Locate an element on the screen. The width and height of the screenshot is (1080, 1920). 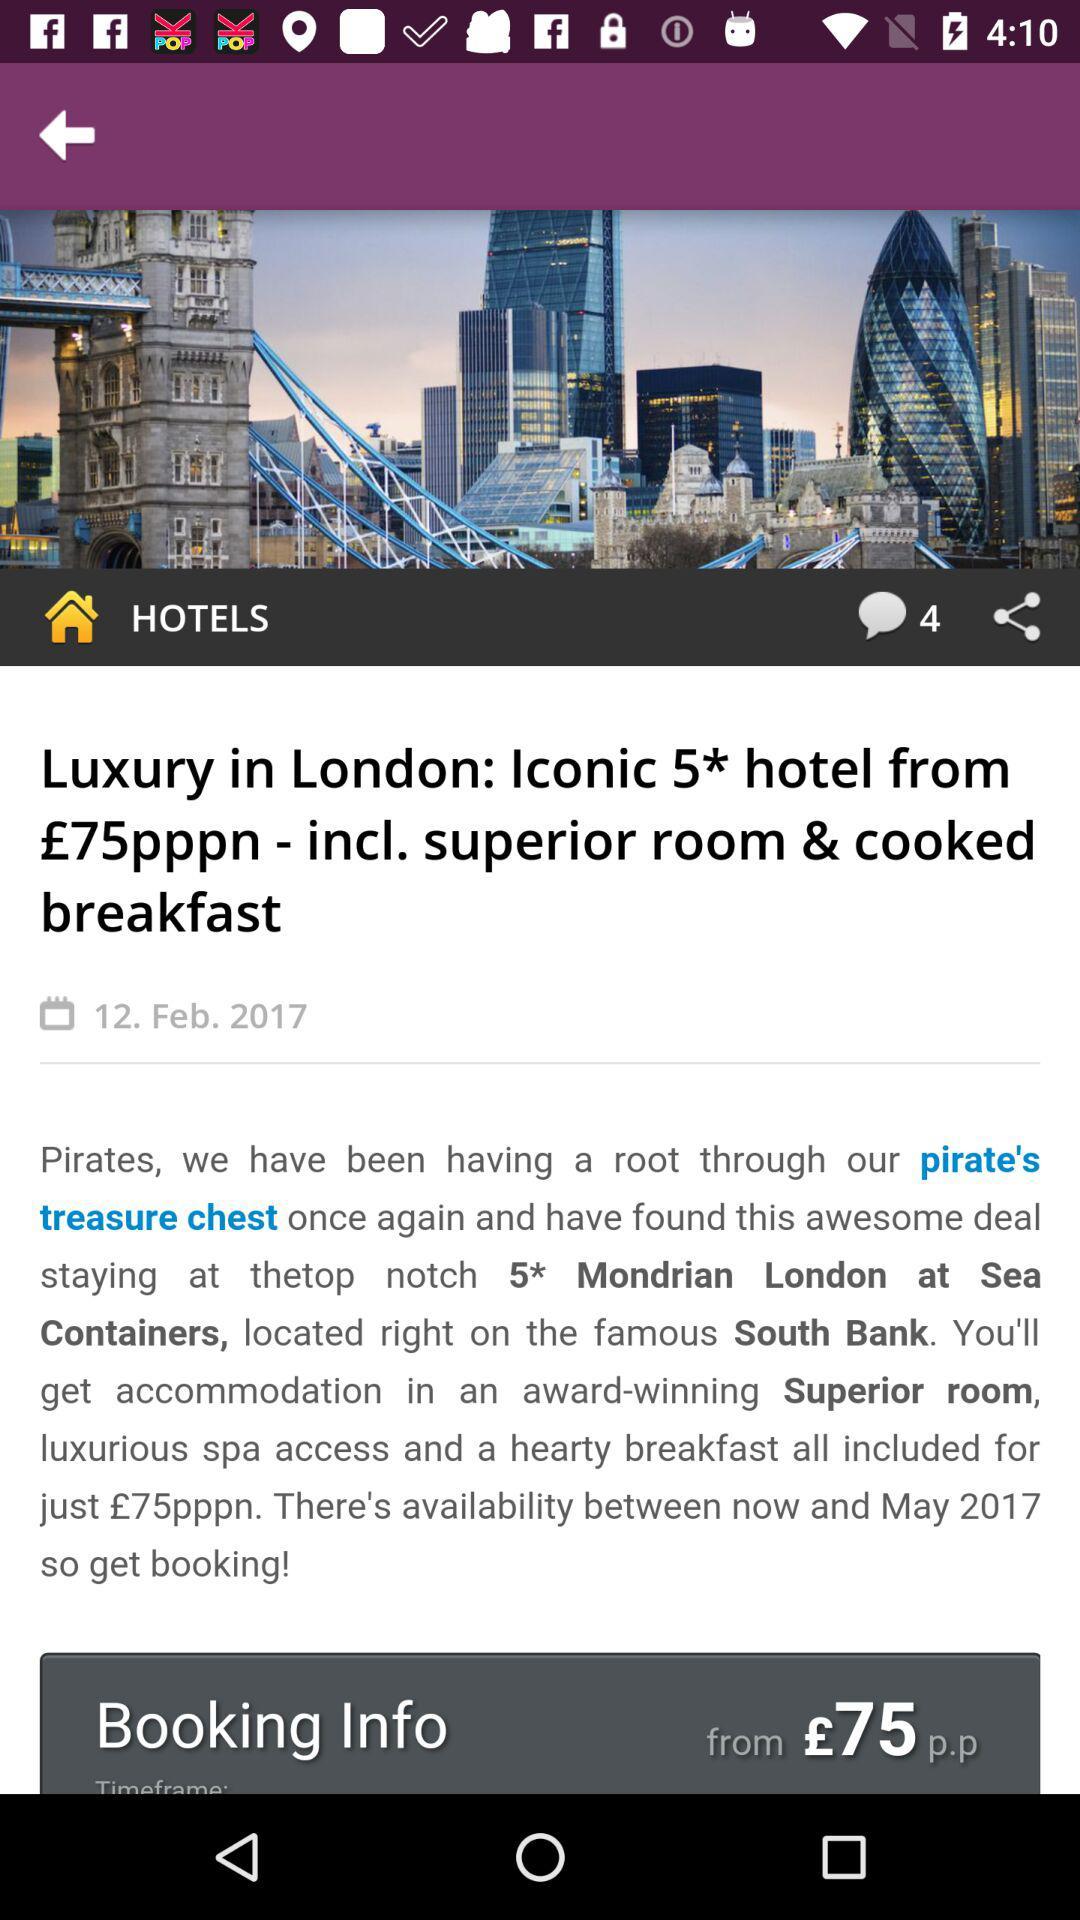
links is located at coordinates (1016, 616).